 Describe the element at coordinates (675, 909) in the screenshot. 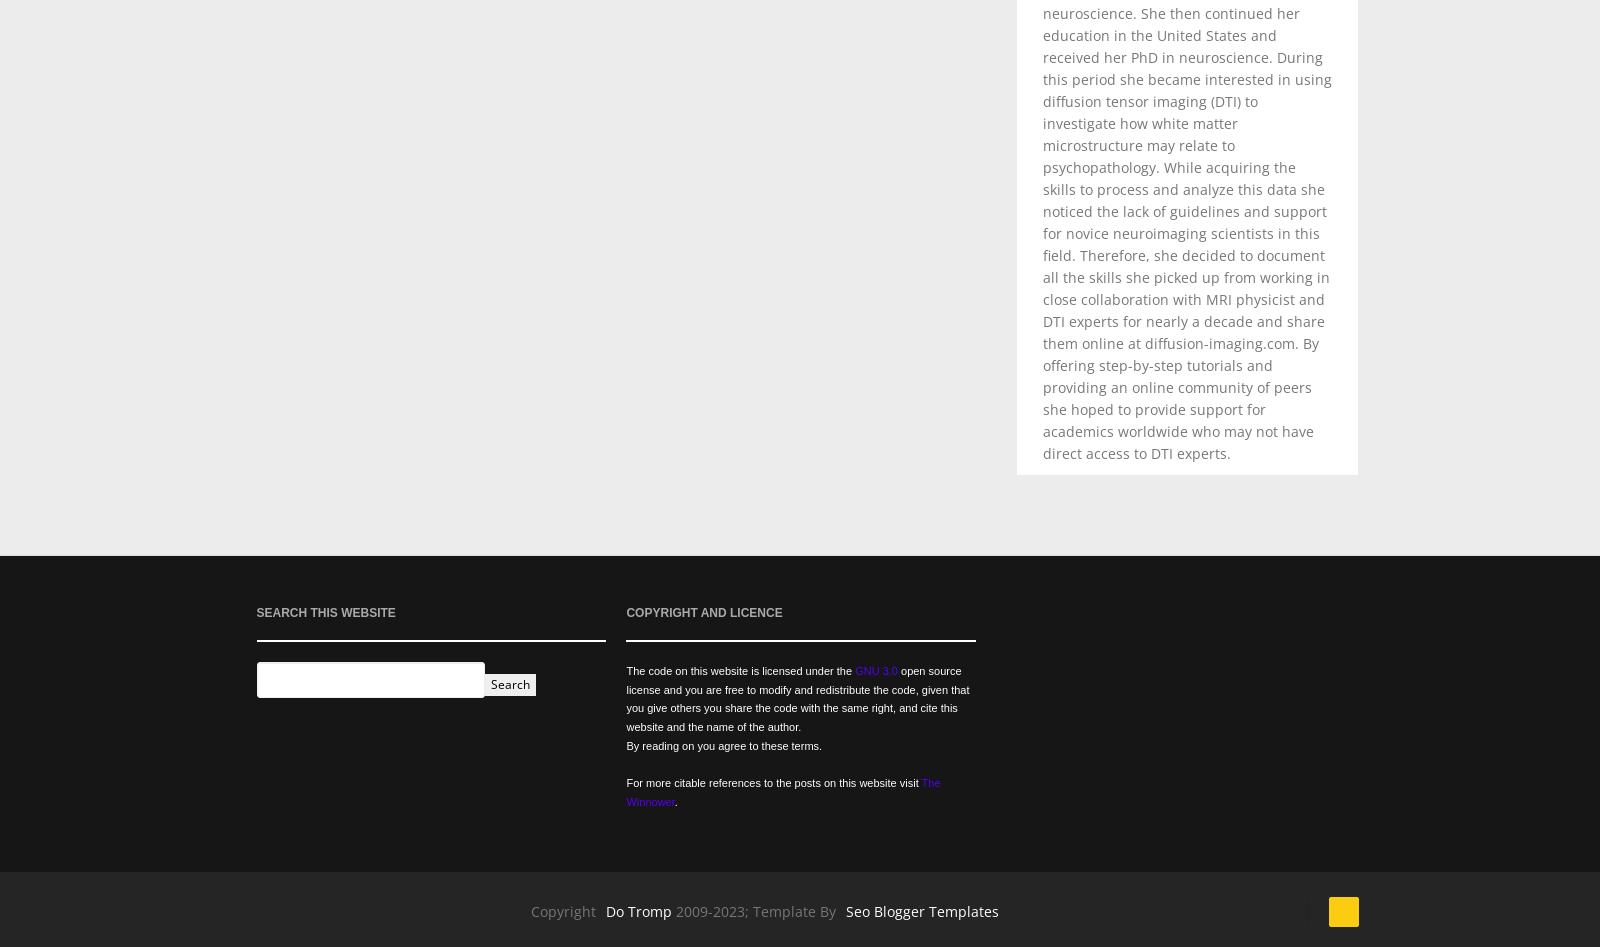

I see `'2009-2023; Template By'` at that location.